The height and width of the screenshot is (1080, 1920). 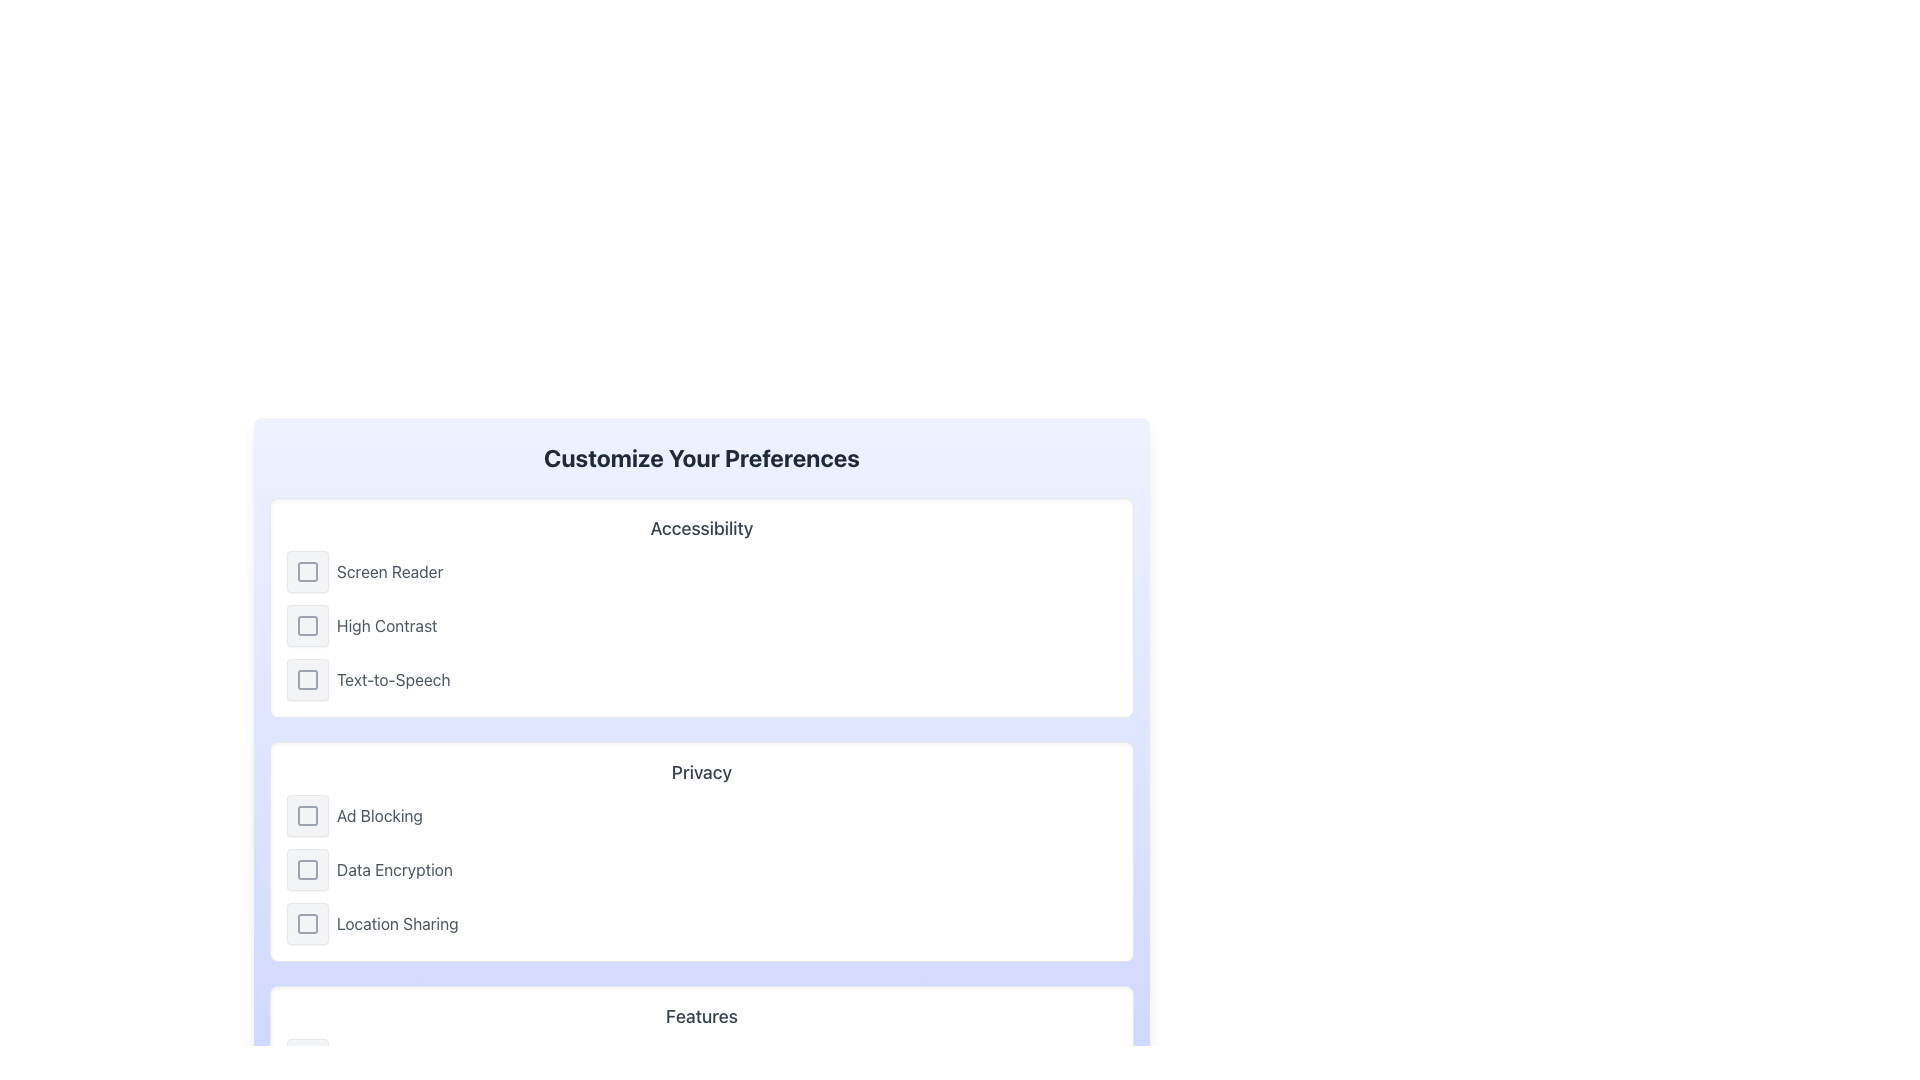 What do you see at coordinates (701, 924) in the screenshot?
I see `the 'Location Sharing' checkbox` at bounding box center [701, 924].